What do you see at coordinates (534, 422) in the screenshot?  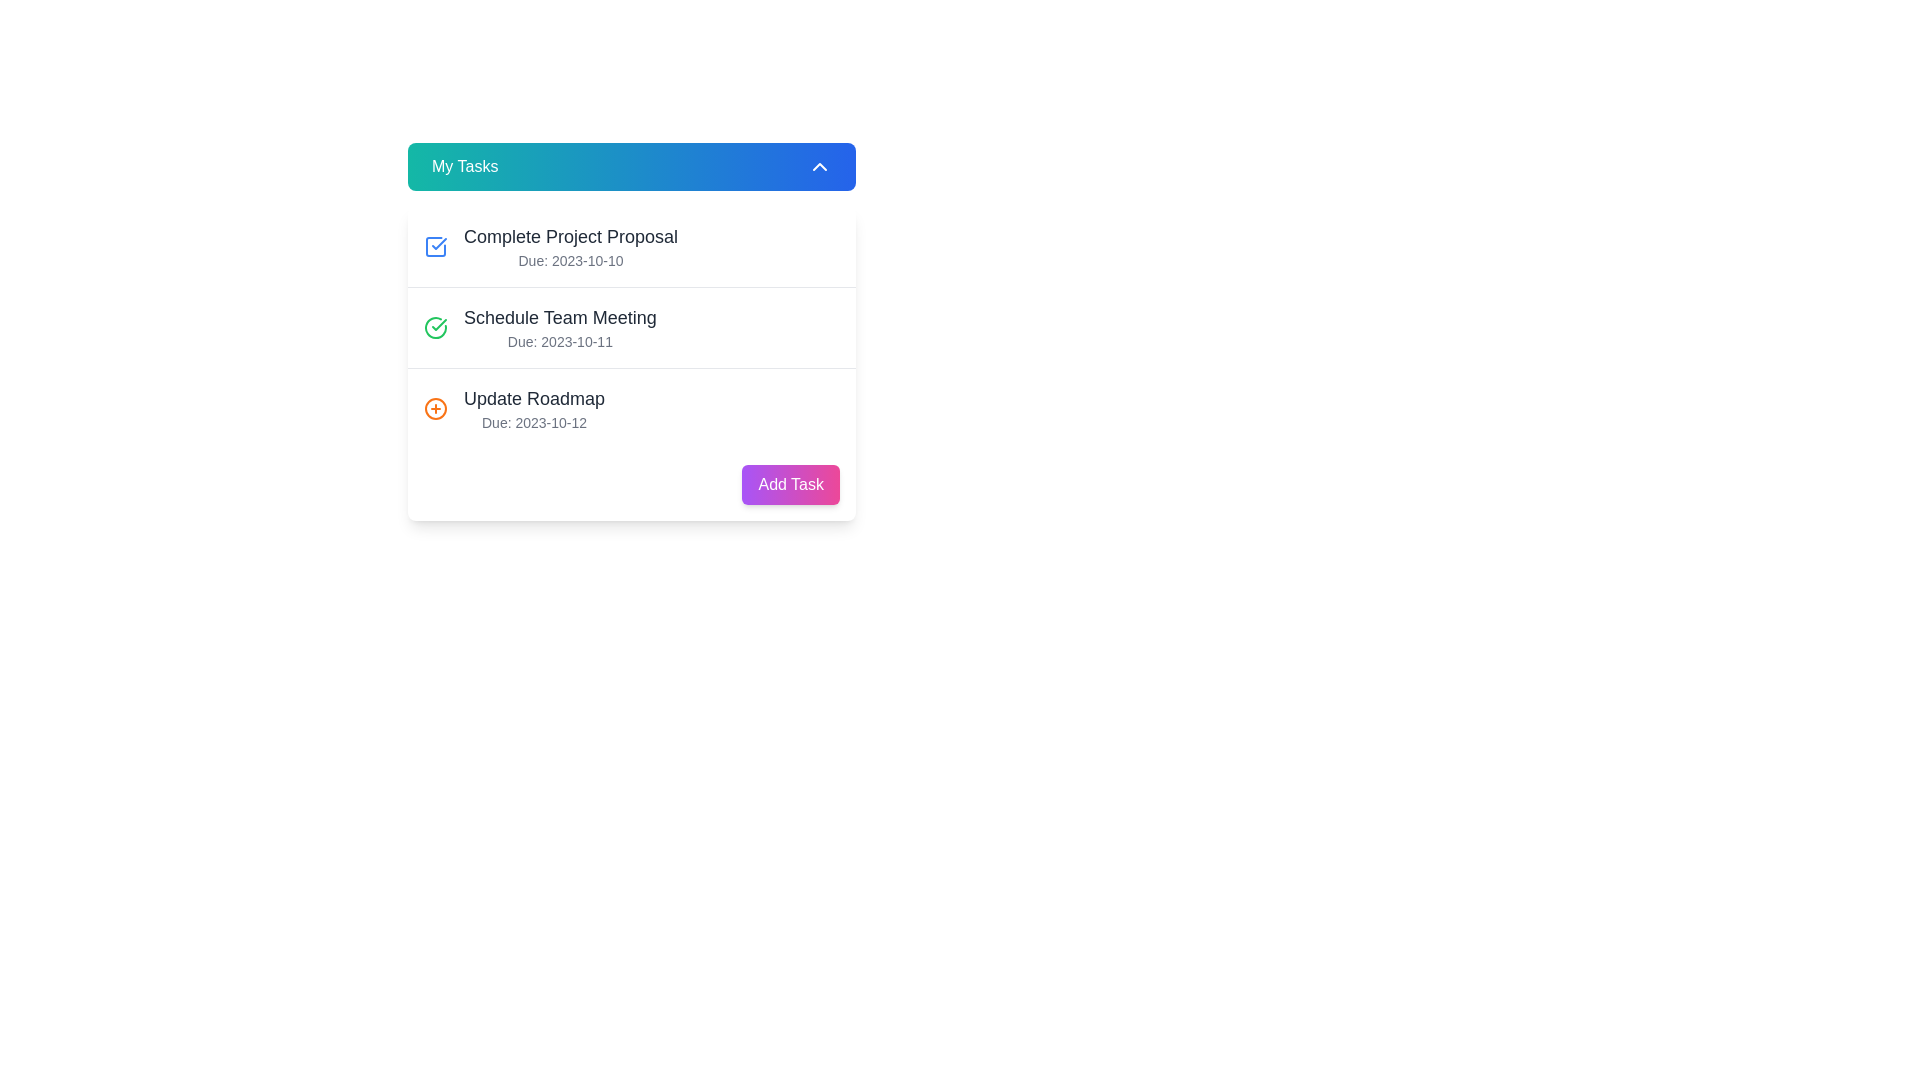 I see `the text label indicating the due date for the 'Update Roadmap' task, located at the bottom of the third entry in the task list titled 'My Tasks'` at bounding box center [534, 422].